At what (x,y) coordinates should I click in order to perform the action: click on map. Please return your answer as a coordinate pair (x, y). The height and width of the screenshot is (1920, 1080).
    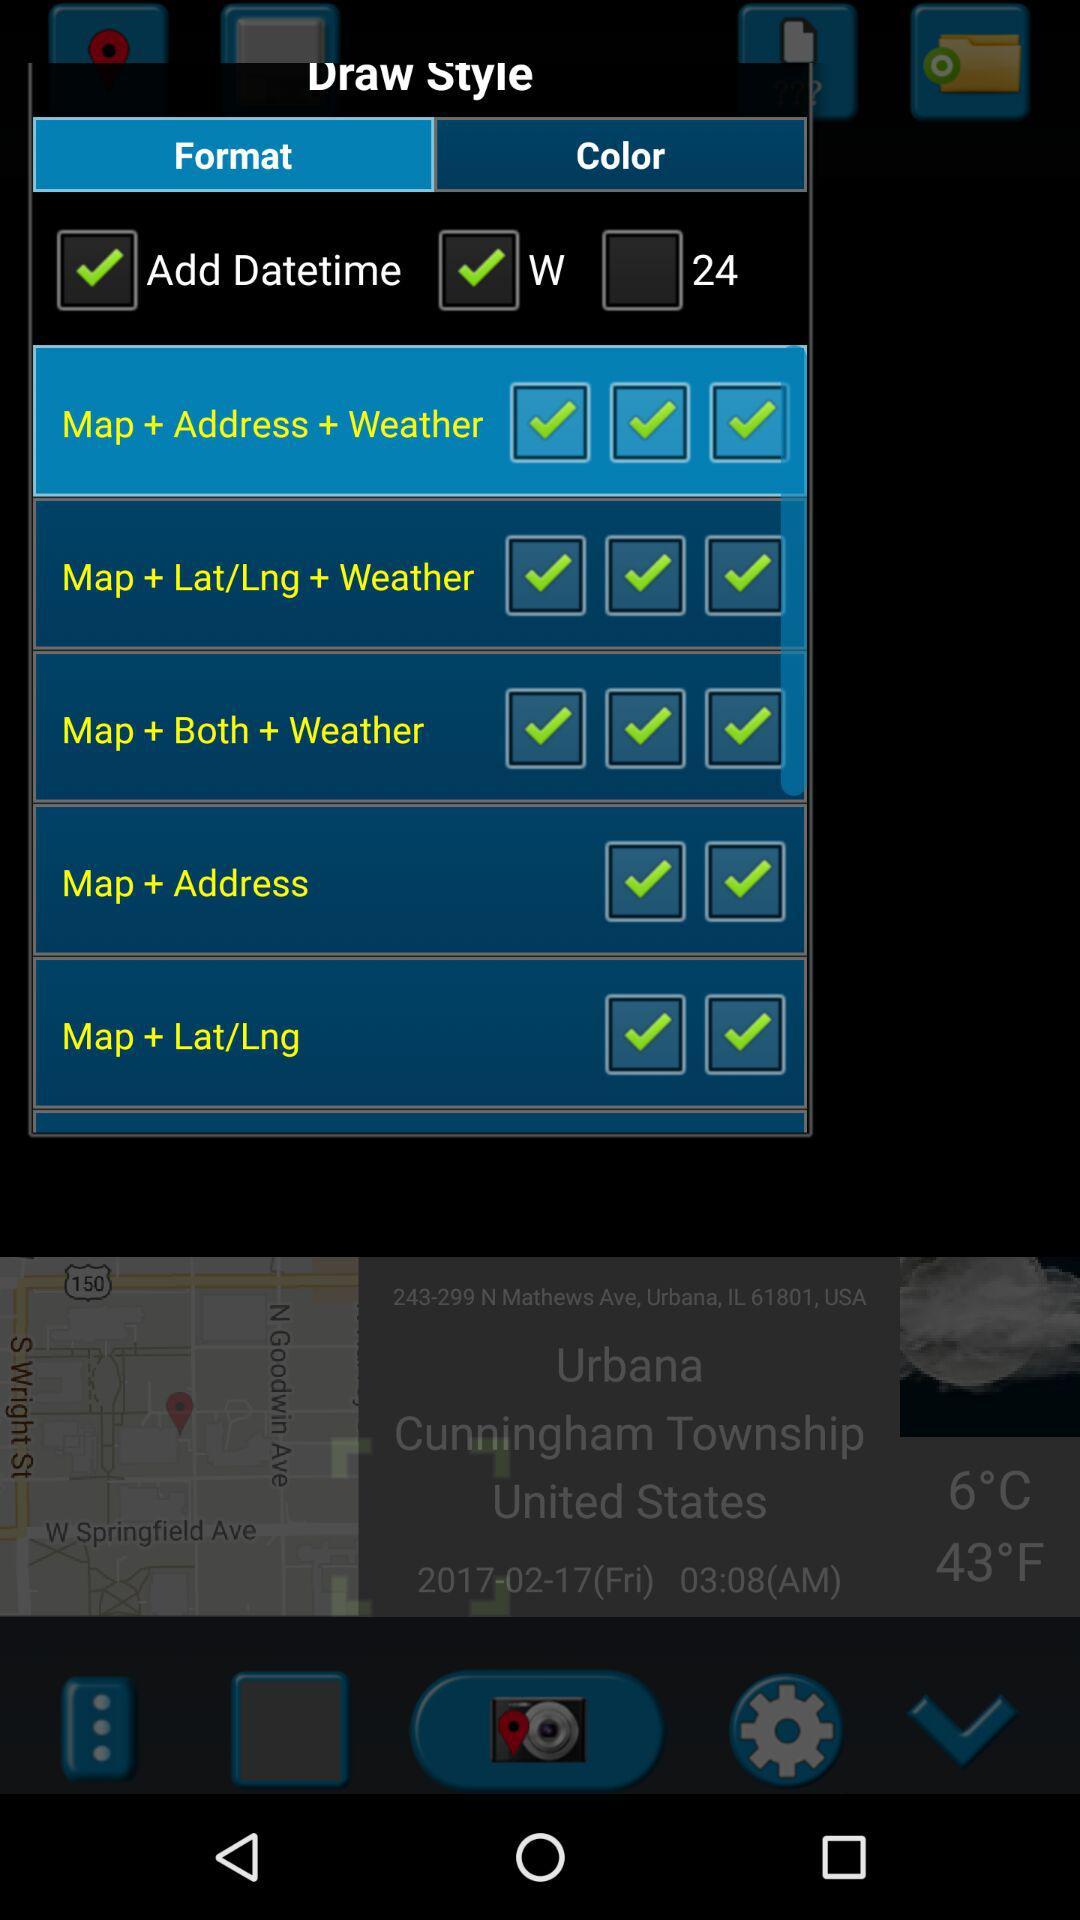
    Looking at the image, I should click on (544, 725).